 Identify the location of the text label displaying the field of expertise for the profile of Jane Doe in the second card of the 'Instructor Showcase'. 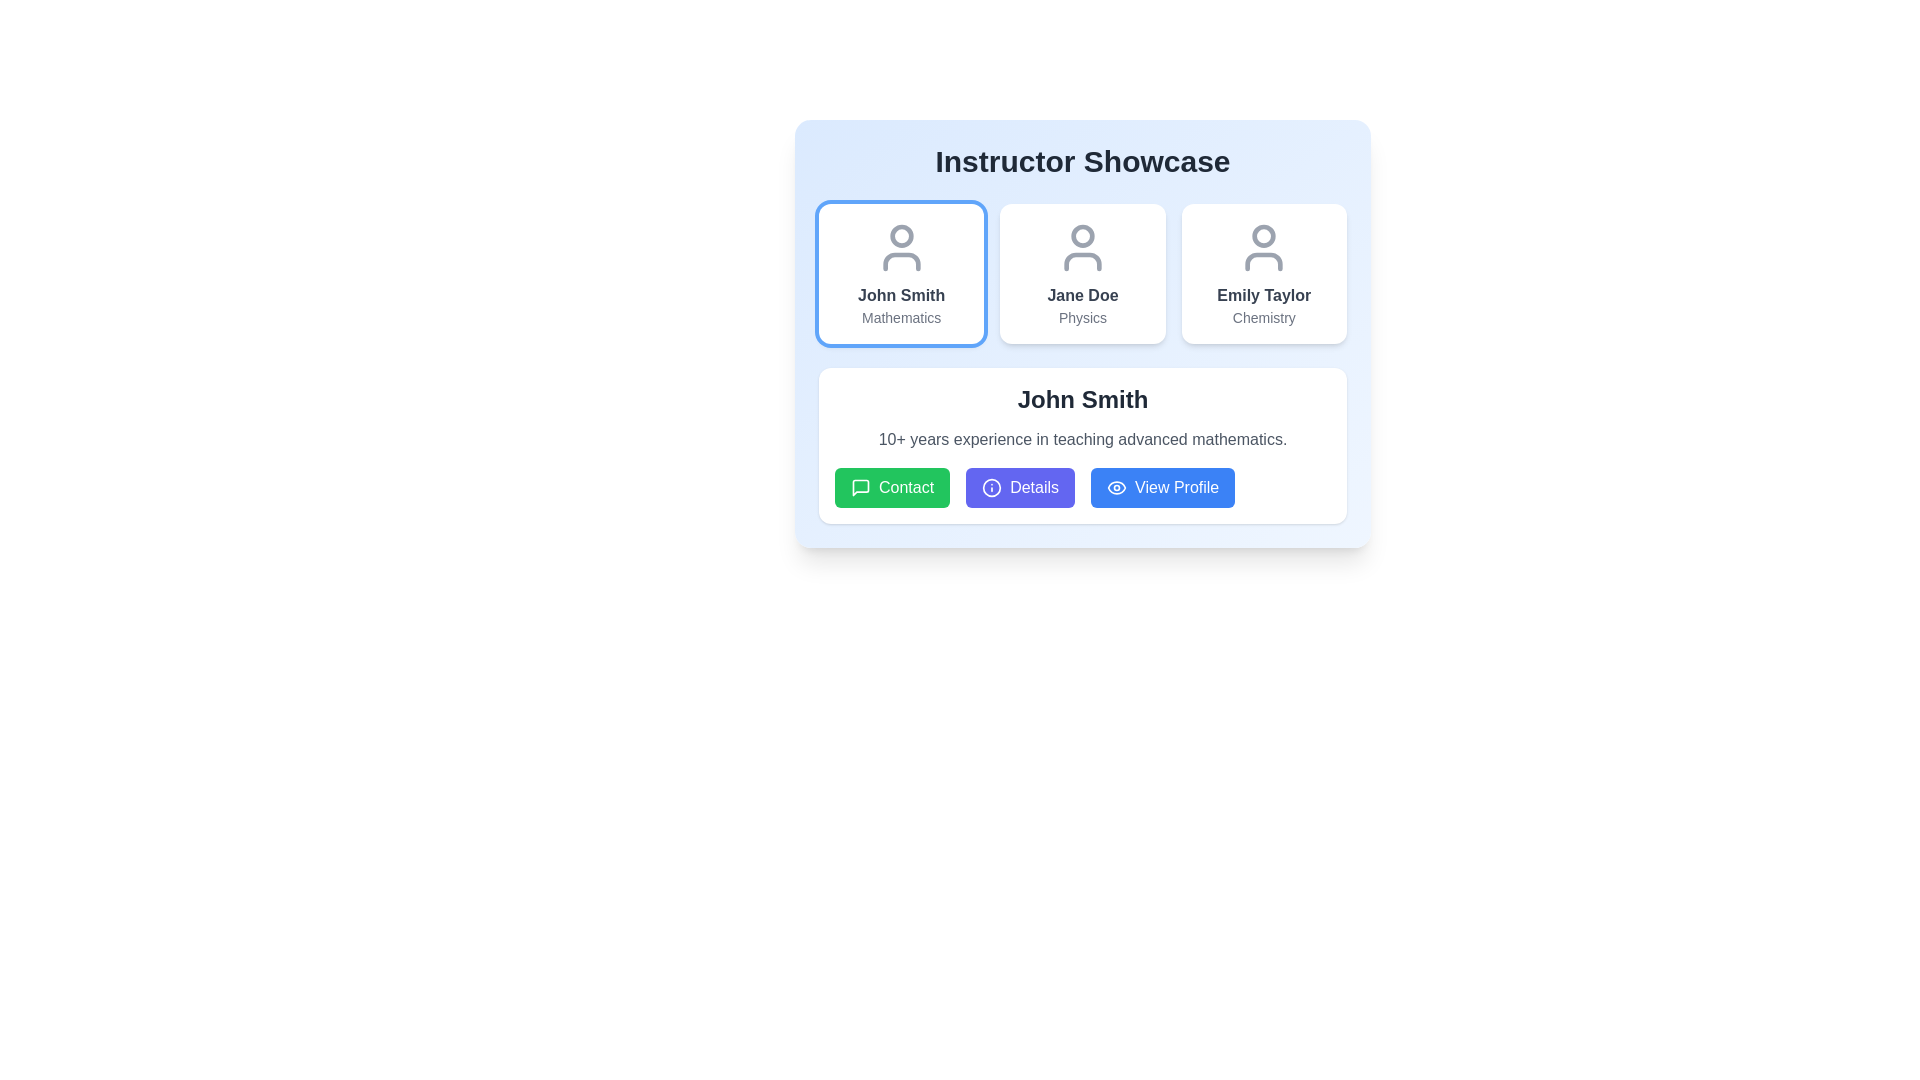
(1082, 316).